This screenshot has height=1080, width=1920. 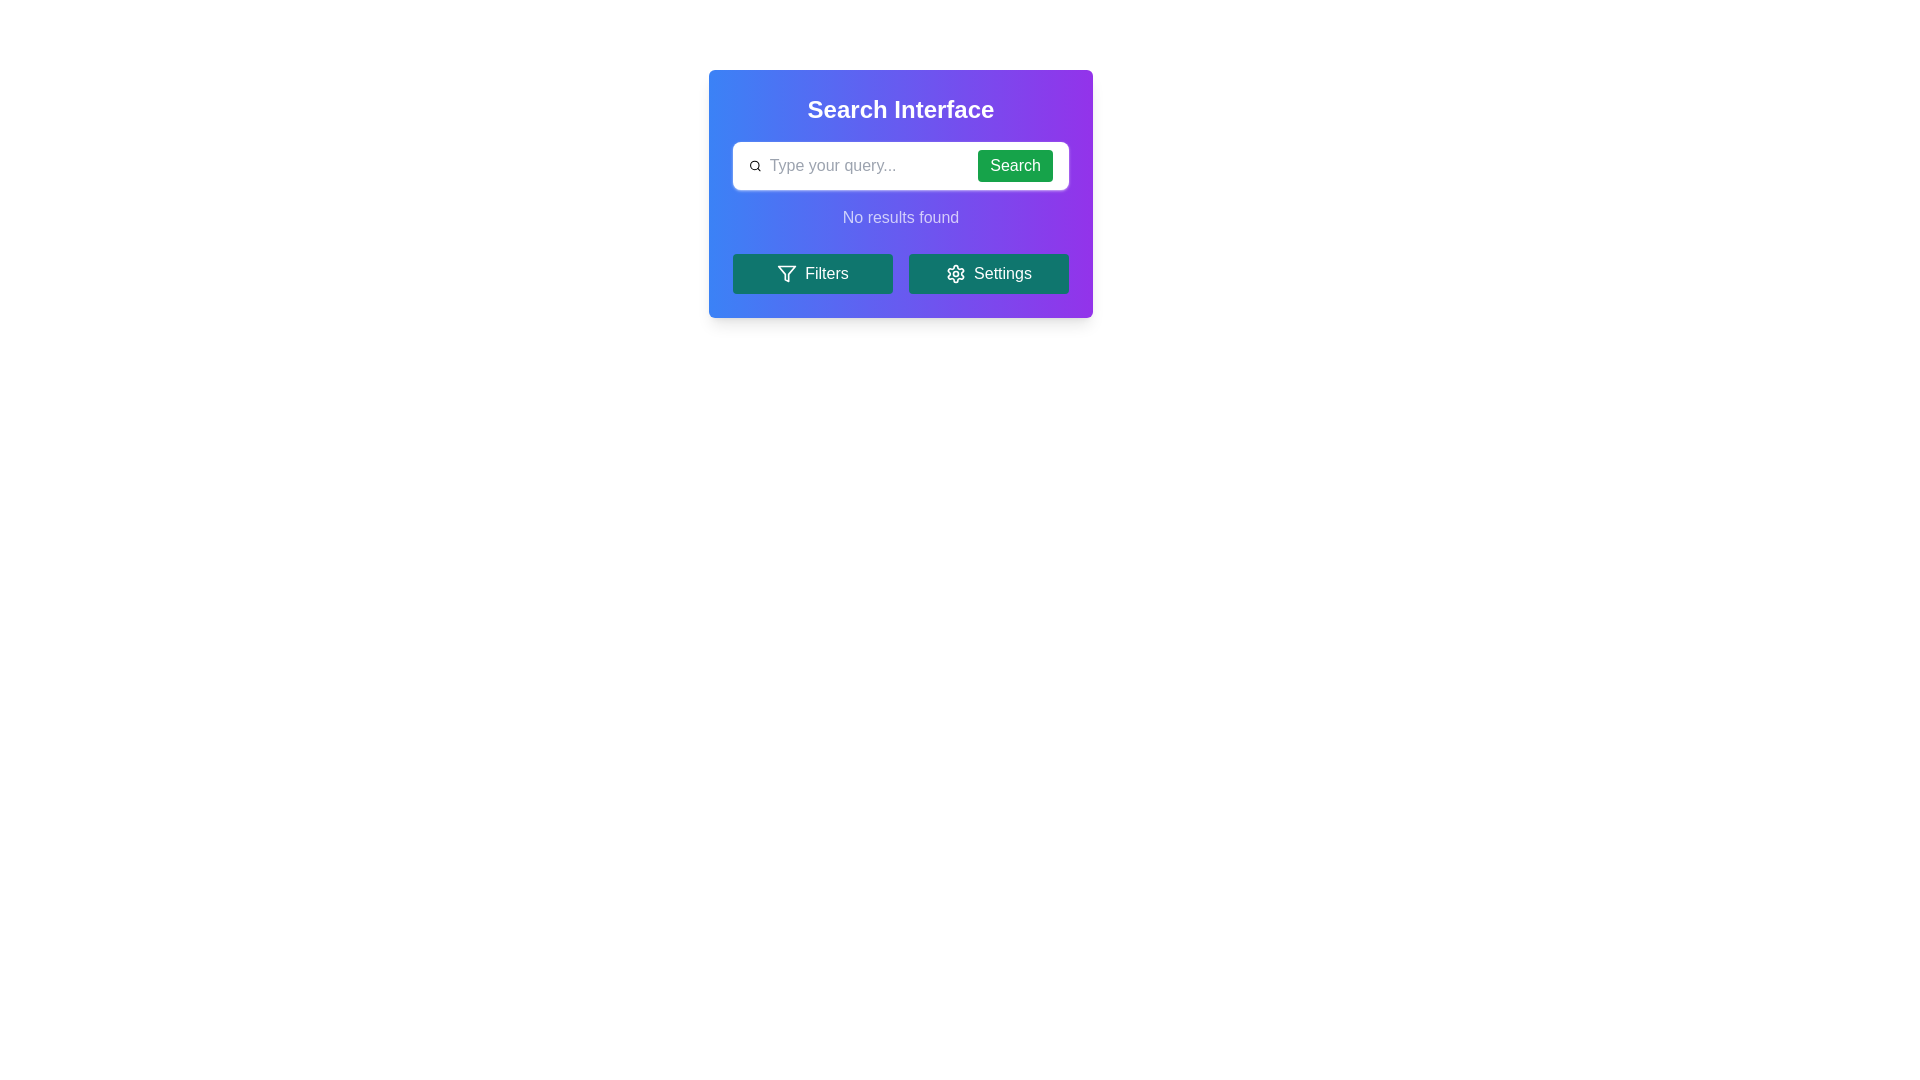 What do you see at coordinates (786, 273) in the screenshot?
I see `the filtering icon located in the bottom left area of the interface, adjacent to the Settings button` at bounding box center [786, 273].